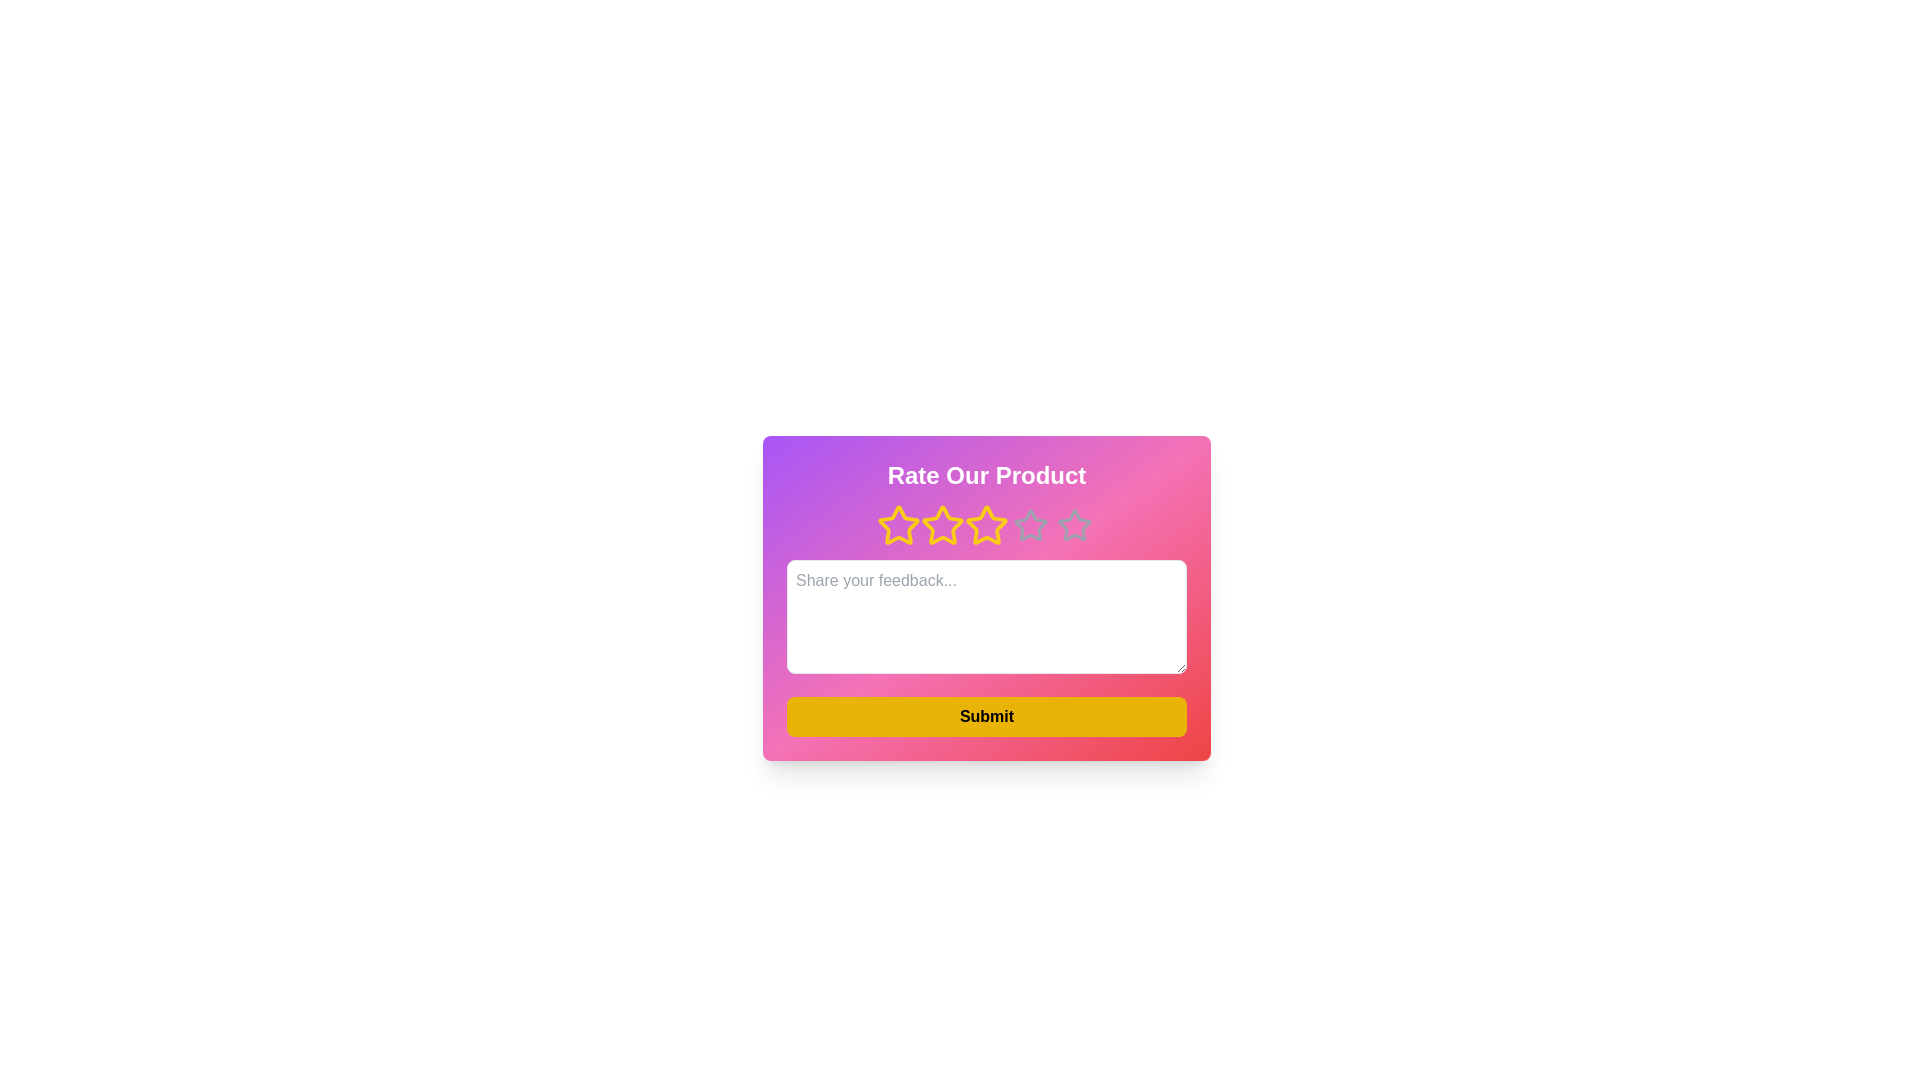 This screenshot has height=1080, width=1920. What do you see at coordinates (987, 524) in the screenshot?
I see `the third rating star icon, which is a five-pointed star with a yellow outline and a pink-filled background` at bounding box center [987, 524].